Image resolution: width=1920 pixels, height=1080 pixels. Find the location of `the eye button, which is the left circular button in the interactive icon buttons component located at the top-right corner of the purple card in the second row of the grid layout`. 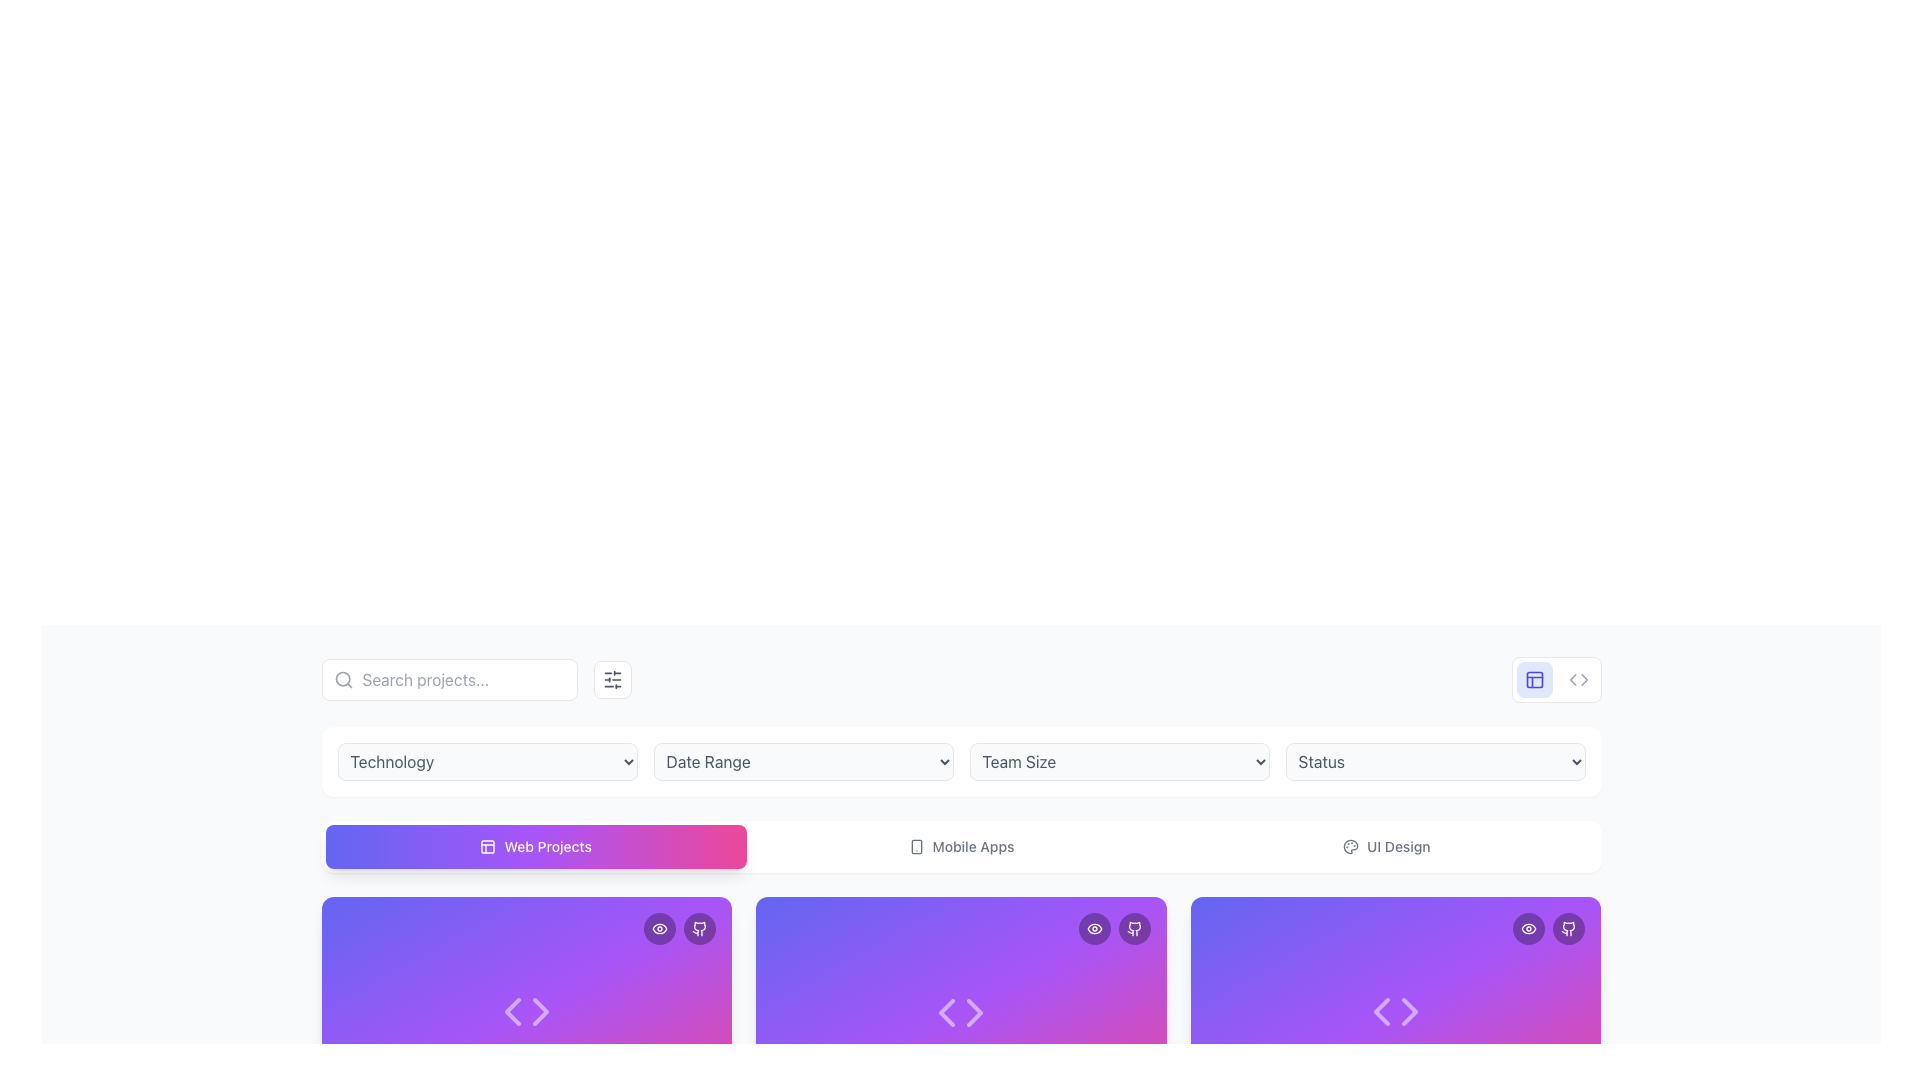

the eye button, which is the left circular button in the interactive icon buttons component located at the top-right corner of the purple card in the second row of the grid layout is located at coordinates (1548, 929).